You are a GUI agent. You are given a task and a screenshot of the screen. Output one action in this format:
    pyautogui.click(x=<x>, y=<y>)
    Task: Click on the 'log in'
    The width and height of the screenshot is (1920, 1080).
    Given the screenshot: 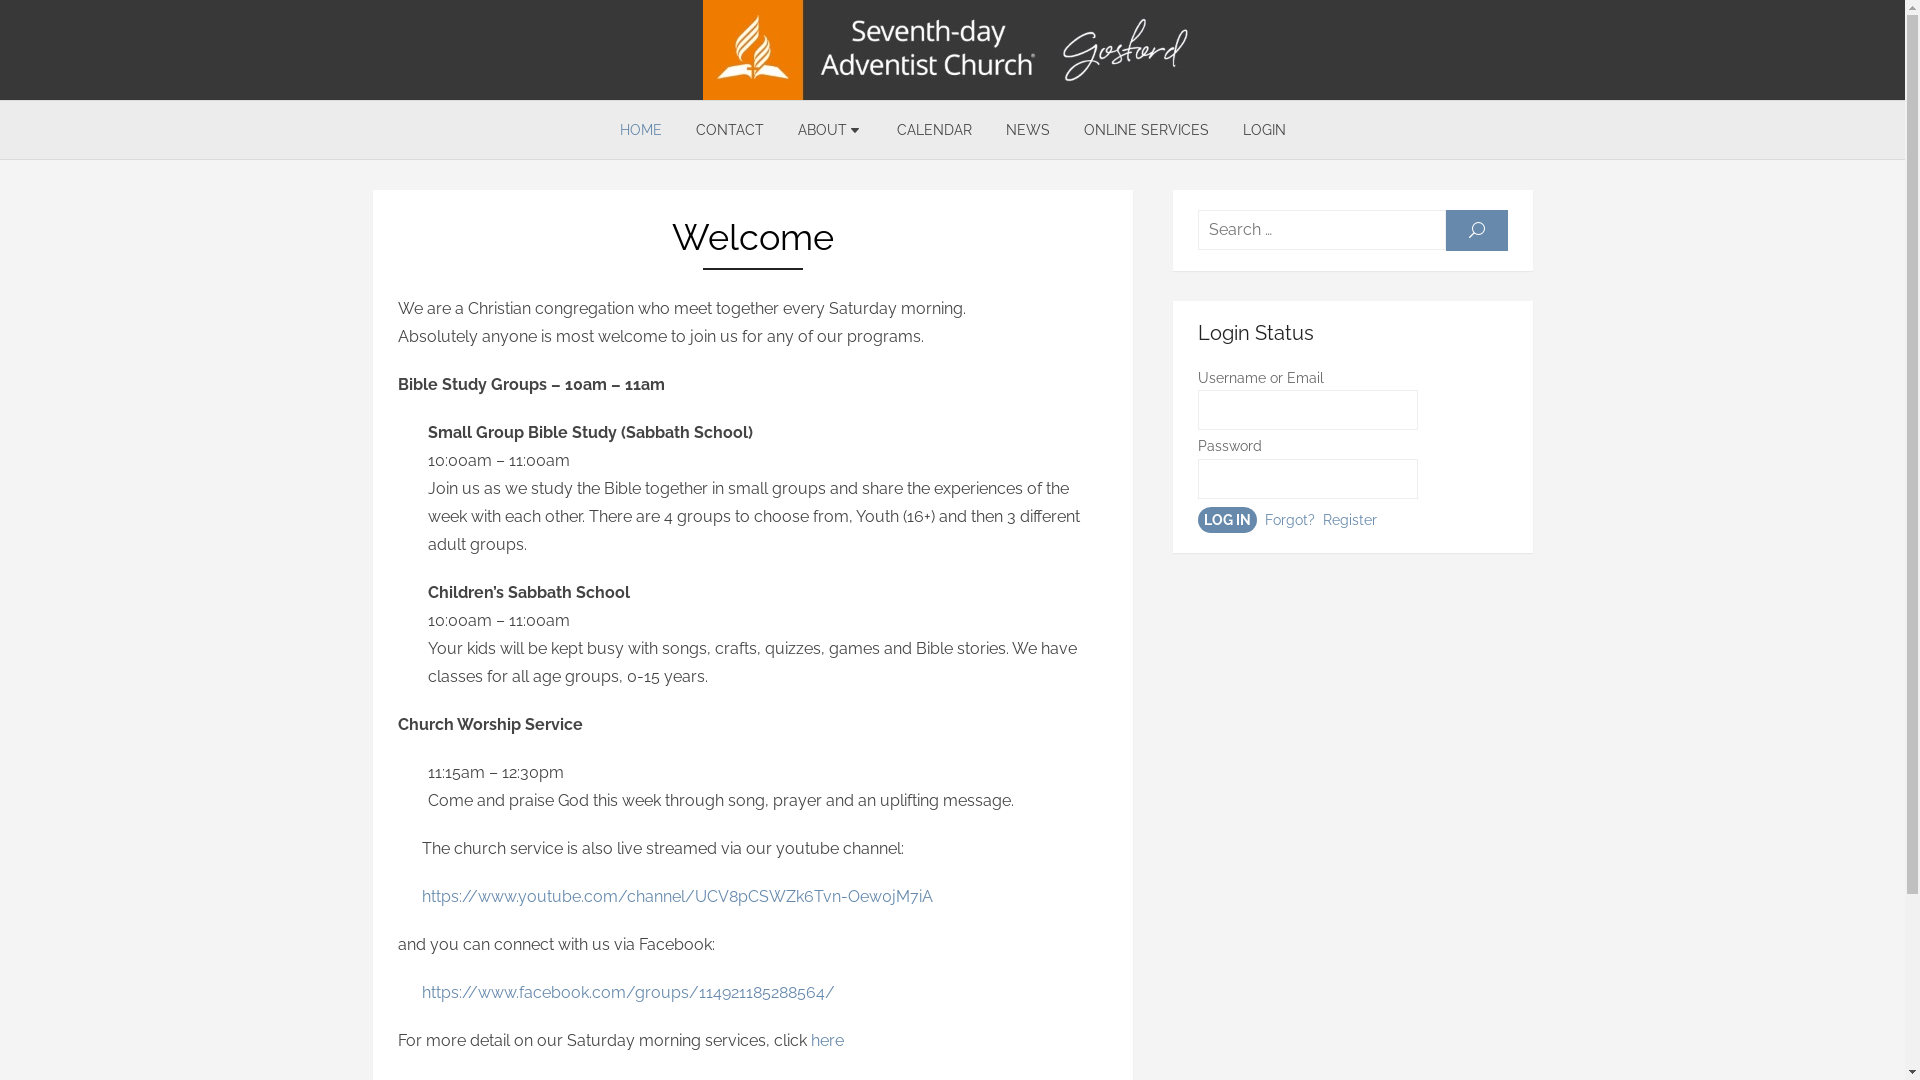 What is the action you would take?
    pyautogui.click(x=1226, y=519)
    